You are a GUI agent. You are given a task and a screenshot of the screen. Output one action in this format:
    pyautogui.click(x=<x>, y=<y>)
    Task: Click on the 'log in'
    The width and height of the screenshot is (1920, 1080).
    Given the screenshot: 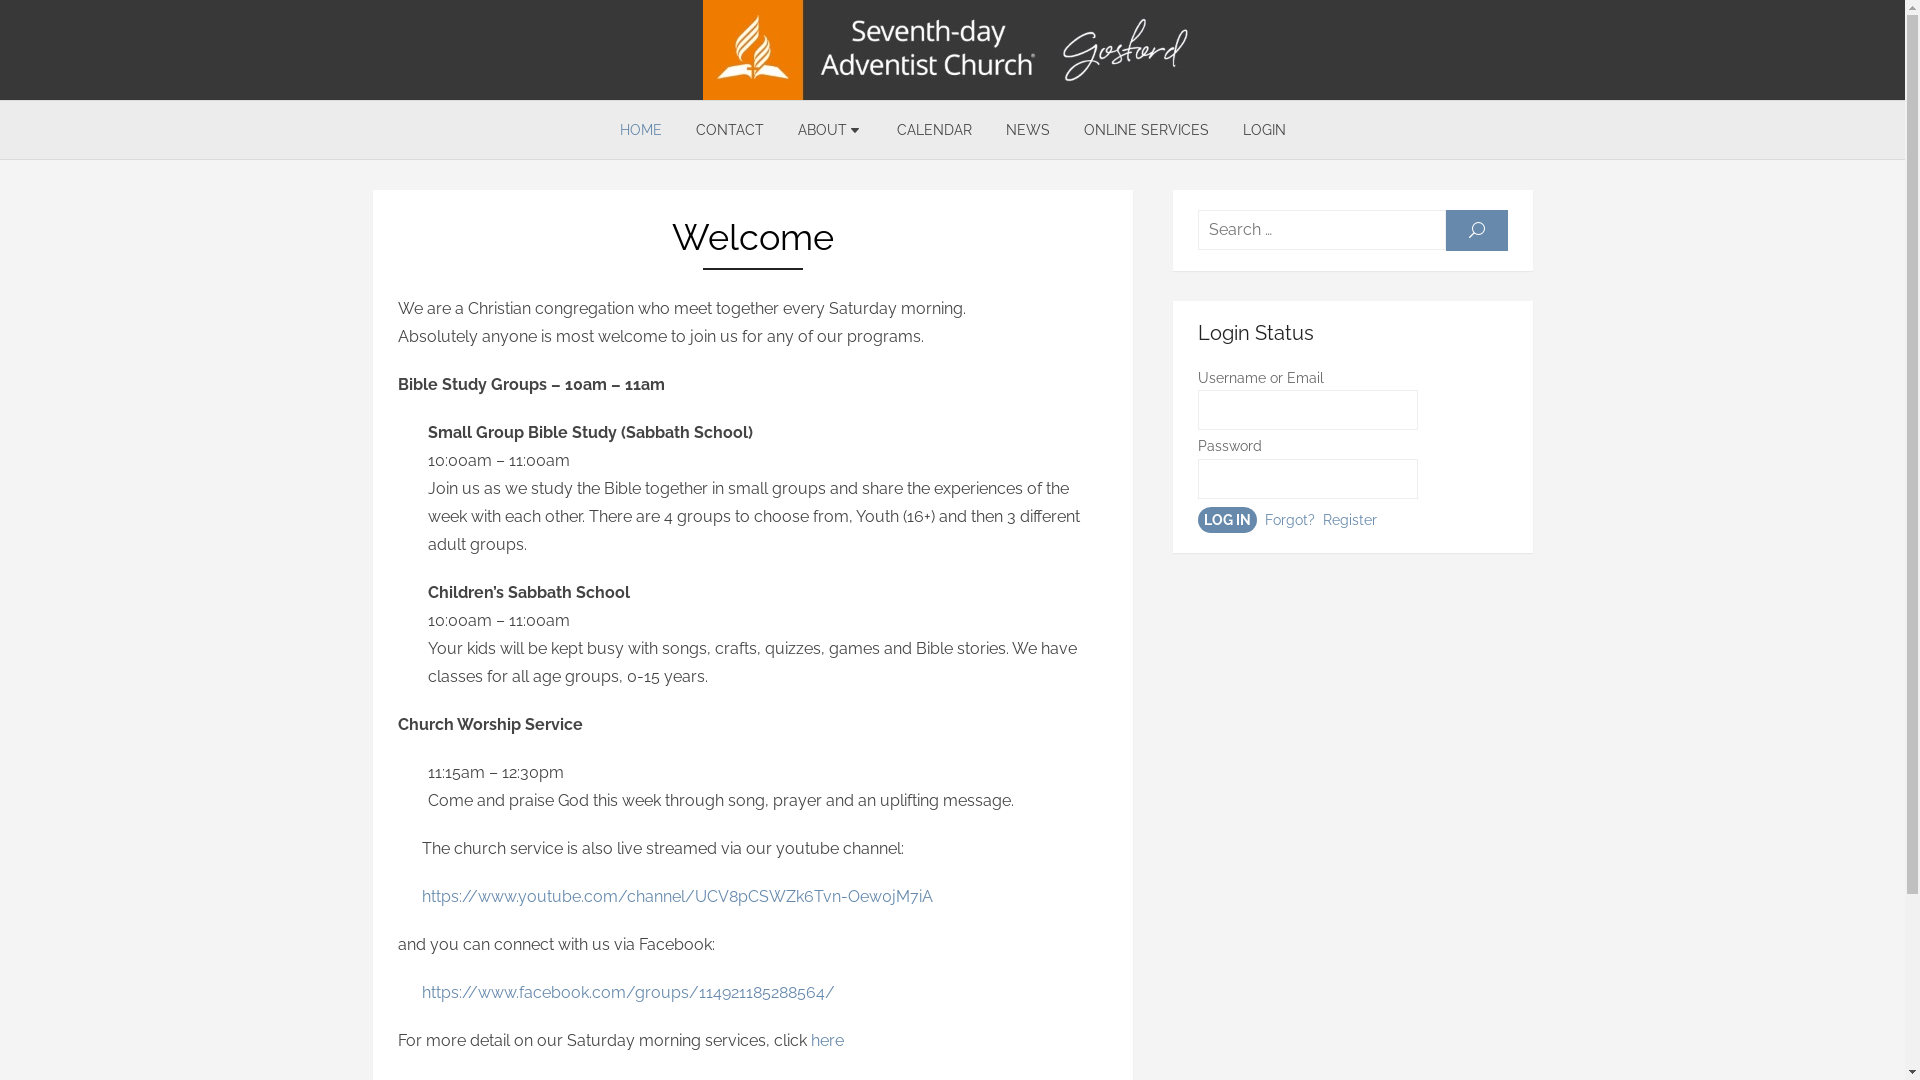 What is the action you would take?
    pyautogui.click(x=1226, y=519)
    